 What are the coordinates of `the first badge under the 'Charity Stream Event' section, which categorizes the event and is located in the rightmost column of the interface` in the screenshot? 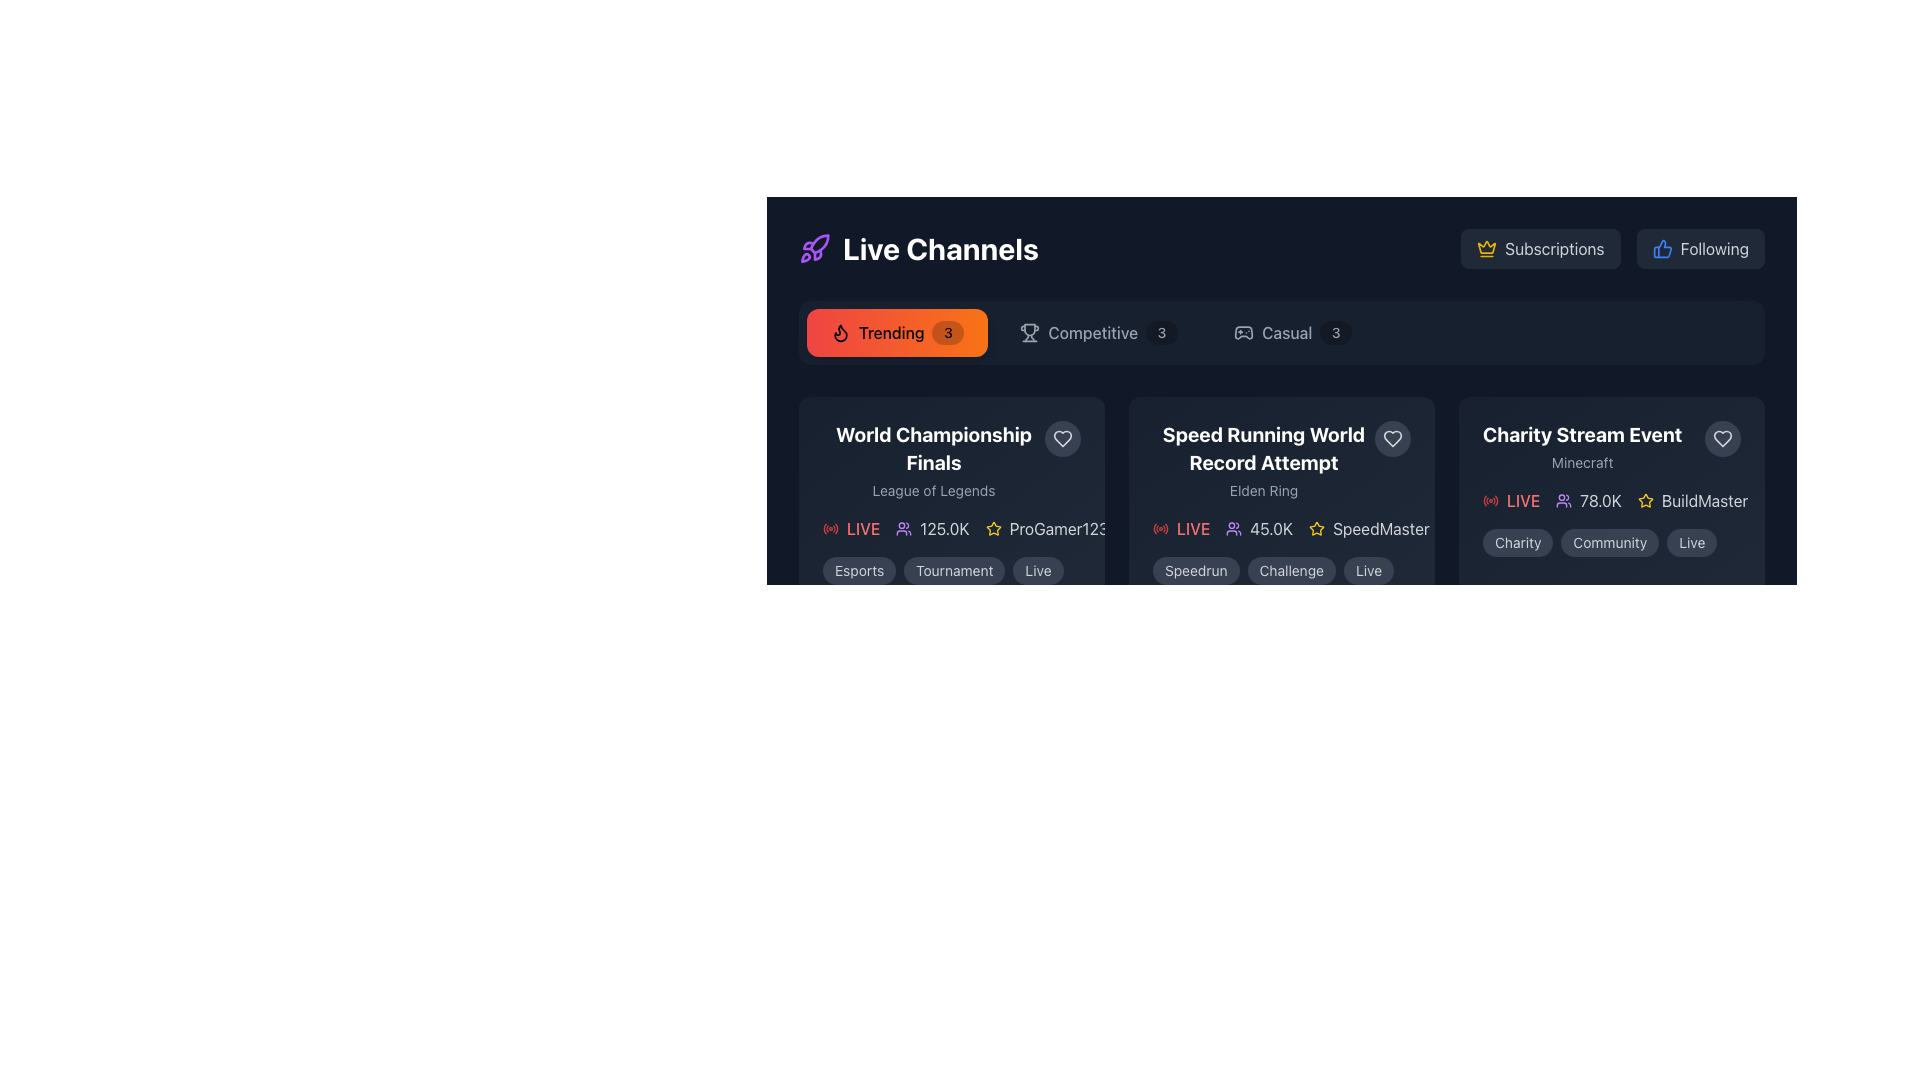 It's located at (1518, 543).